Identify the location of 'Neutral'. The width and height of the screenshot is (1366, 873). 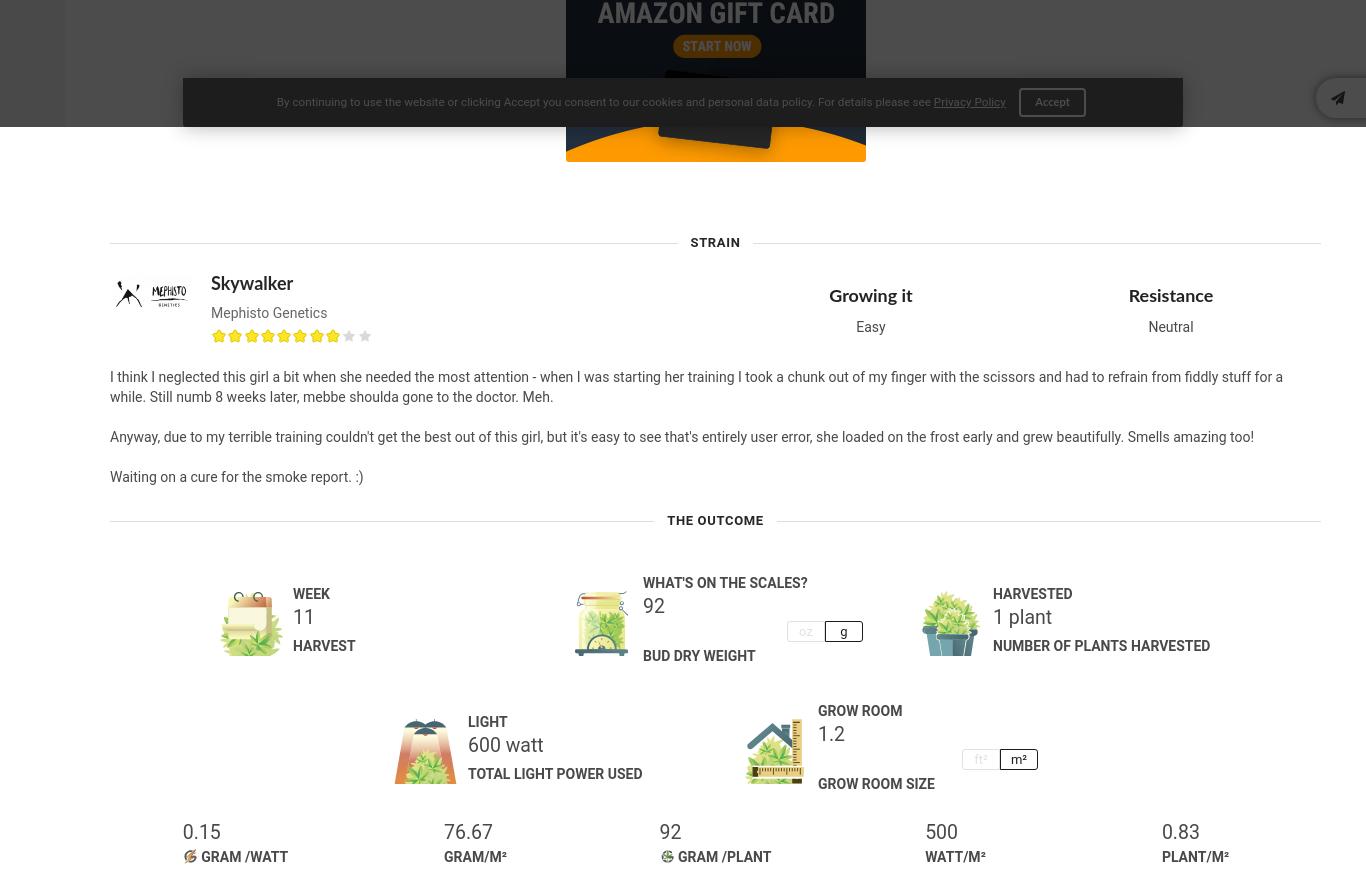
(1147, 327).